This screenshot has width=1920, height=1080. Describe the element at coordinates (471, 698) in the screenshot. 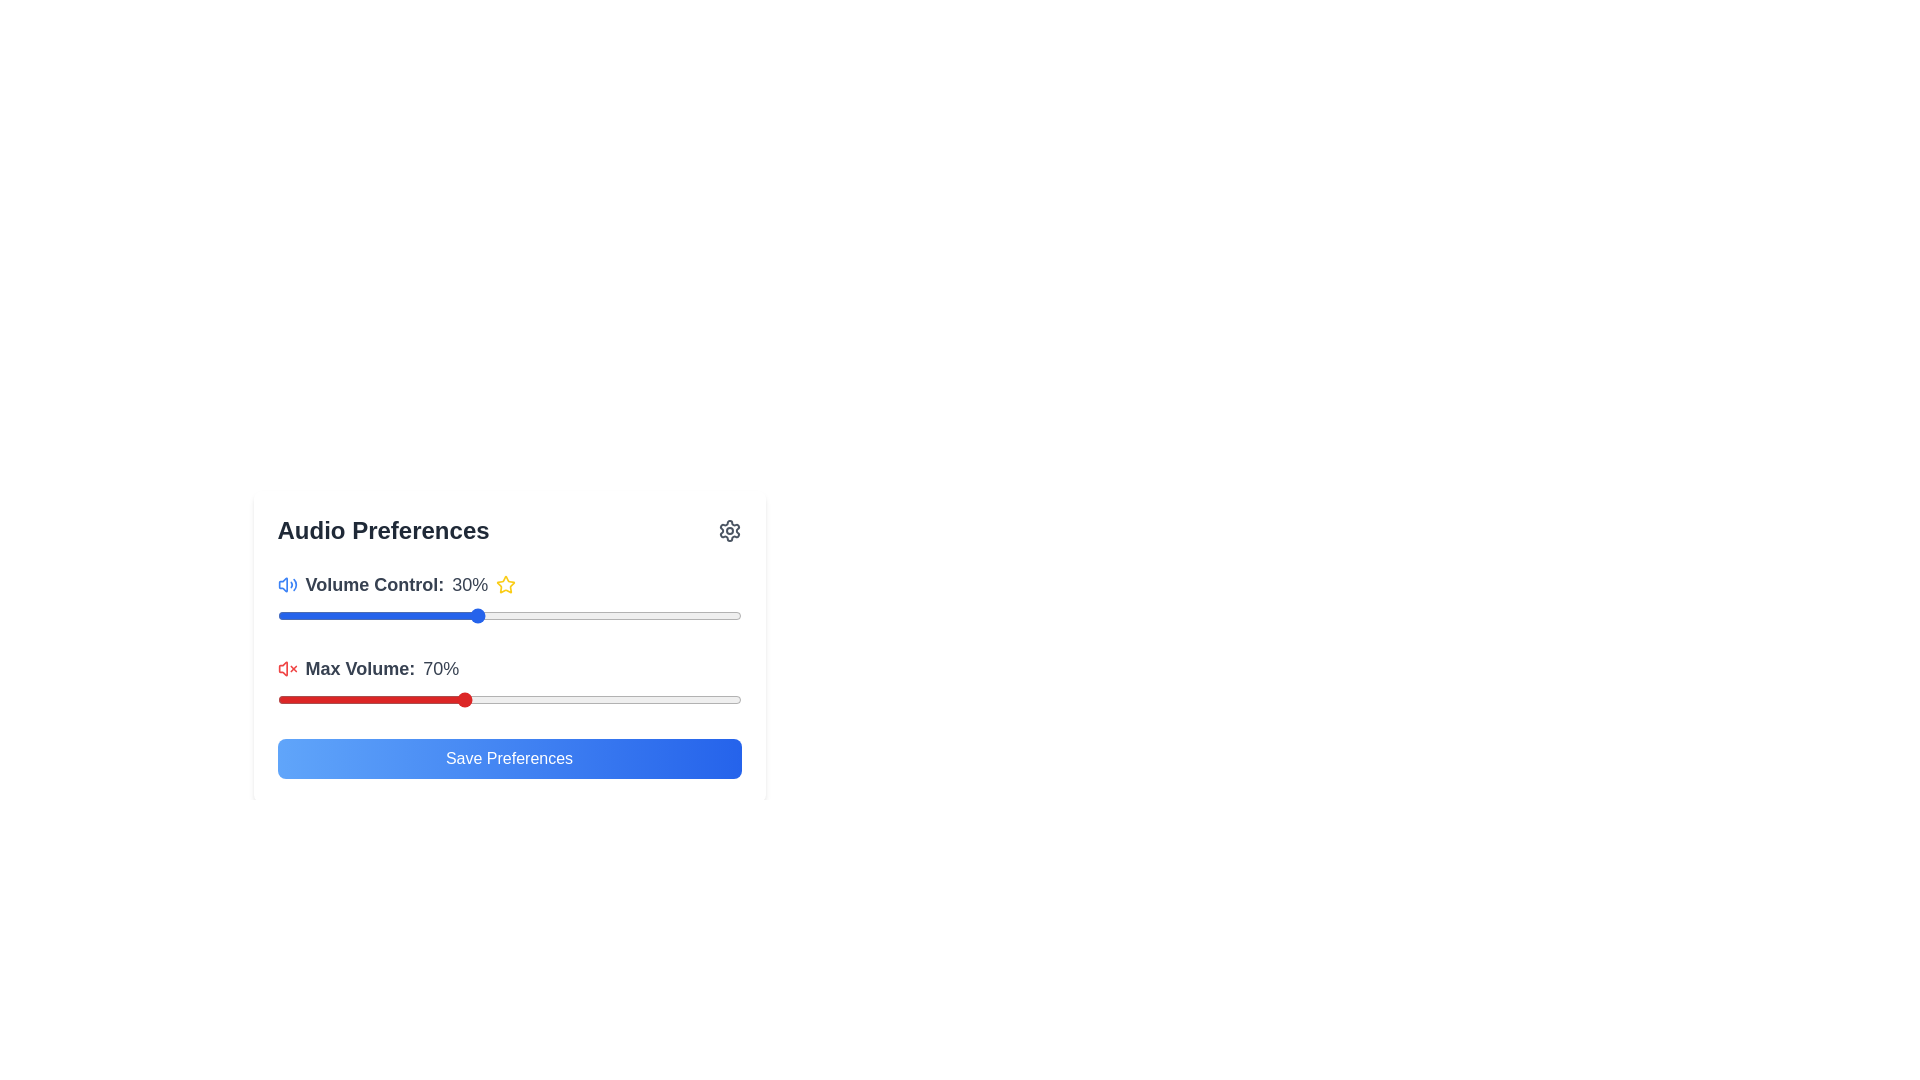

I see `the max volume` at that location.